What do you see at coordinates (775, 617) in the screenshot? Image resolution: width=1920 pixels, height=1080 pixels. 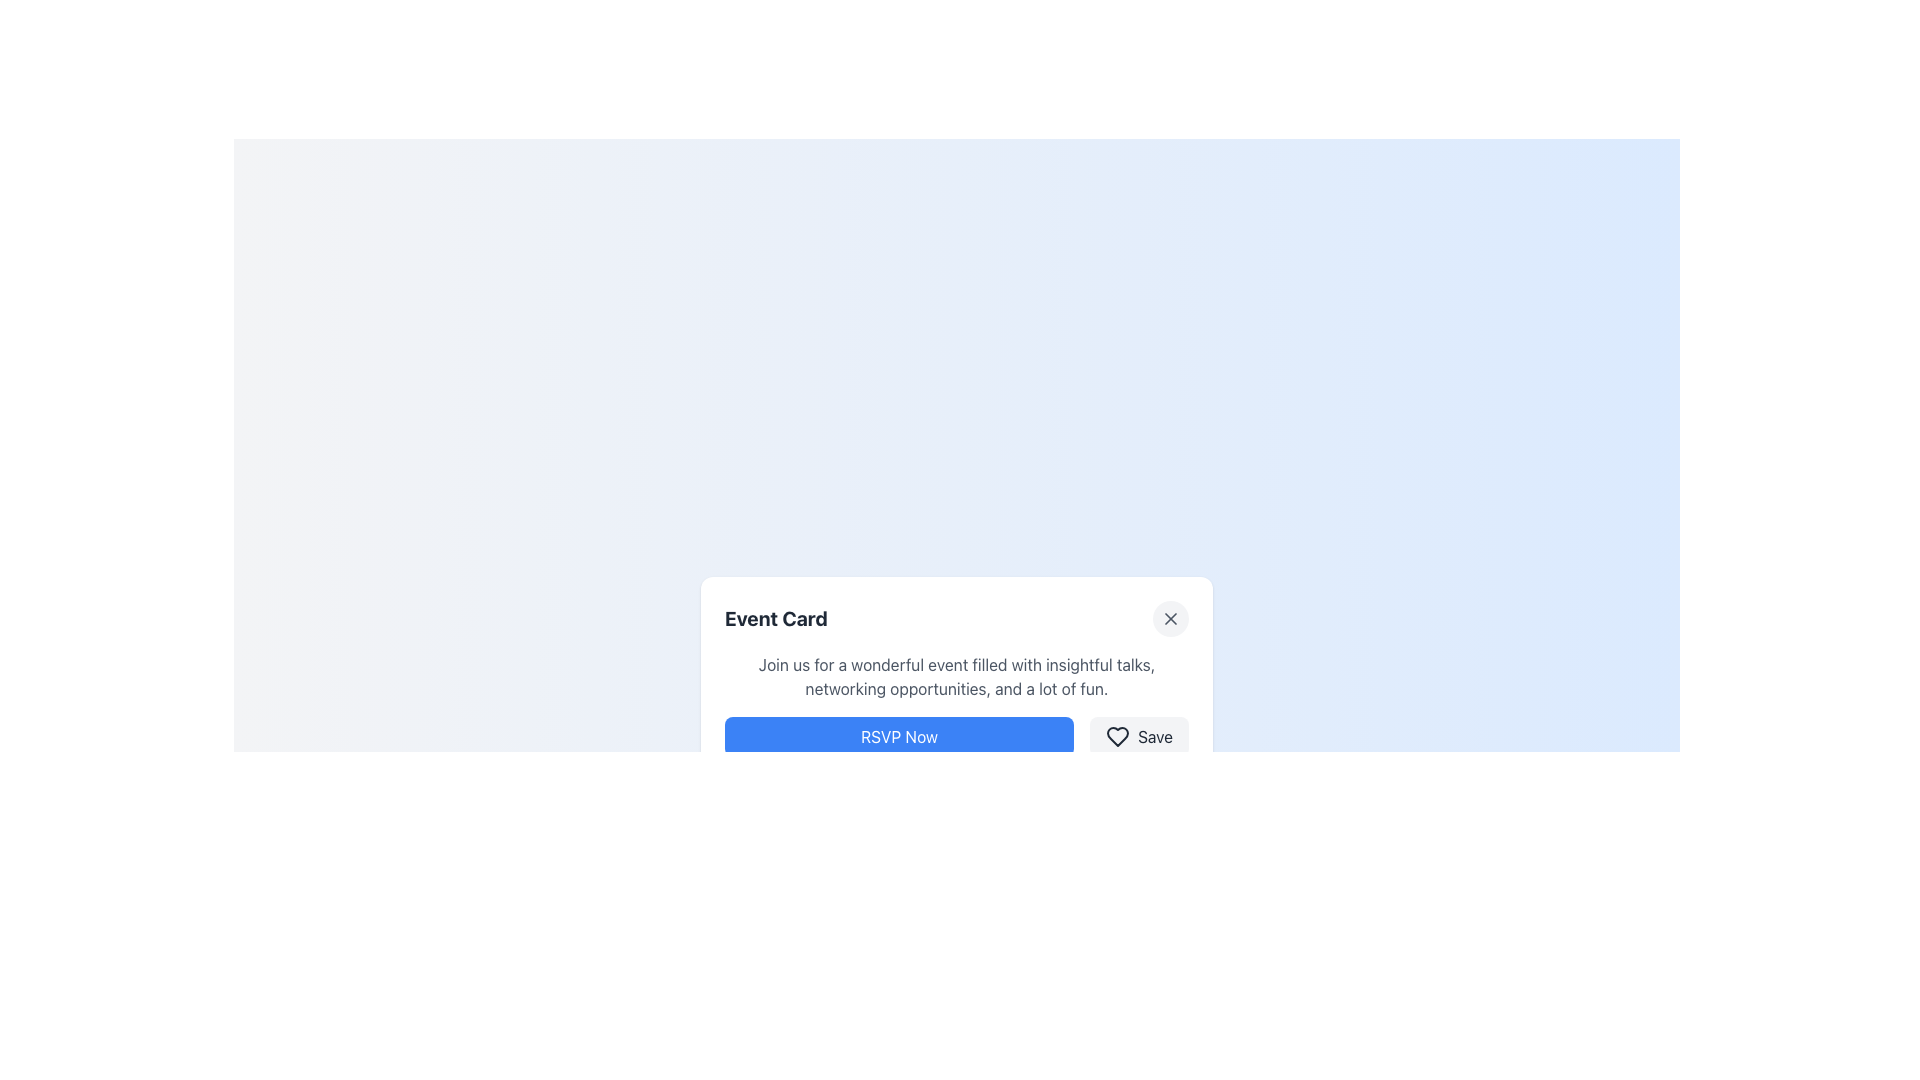 I see `the 'Event Card' static text, which is bold and large, styled in dark gray on a light background` at bounding box center [775, 617].